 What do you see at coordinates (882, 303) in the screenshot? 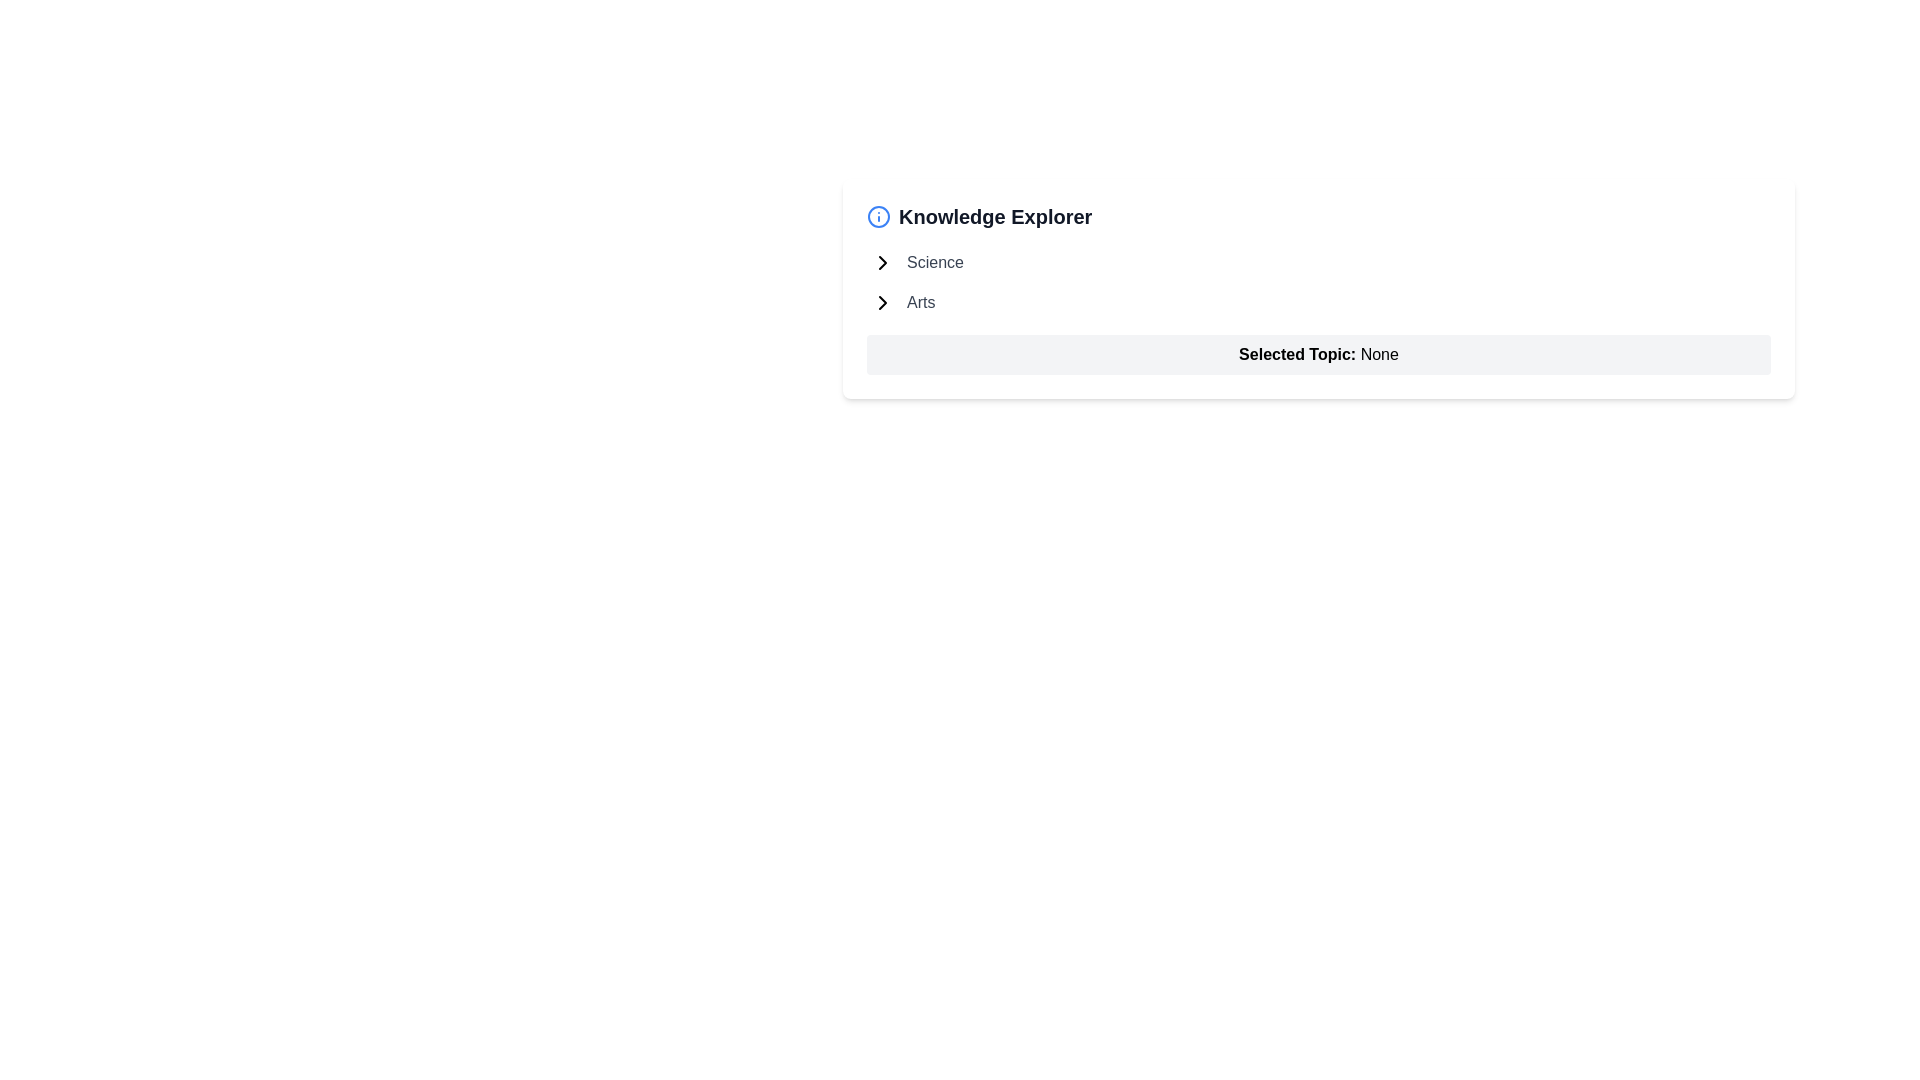
I see `the icon that indicates the navigational option for expanding or collapsing the 'Arts' section, located to the left of the text 'Arts'` at bounding box center [882, 303].